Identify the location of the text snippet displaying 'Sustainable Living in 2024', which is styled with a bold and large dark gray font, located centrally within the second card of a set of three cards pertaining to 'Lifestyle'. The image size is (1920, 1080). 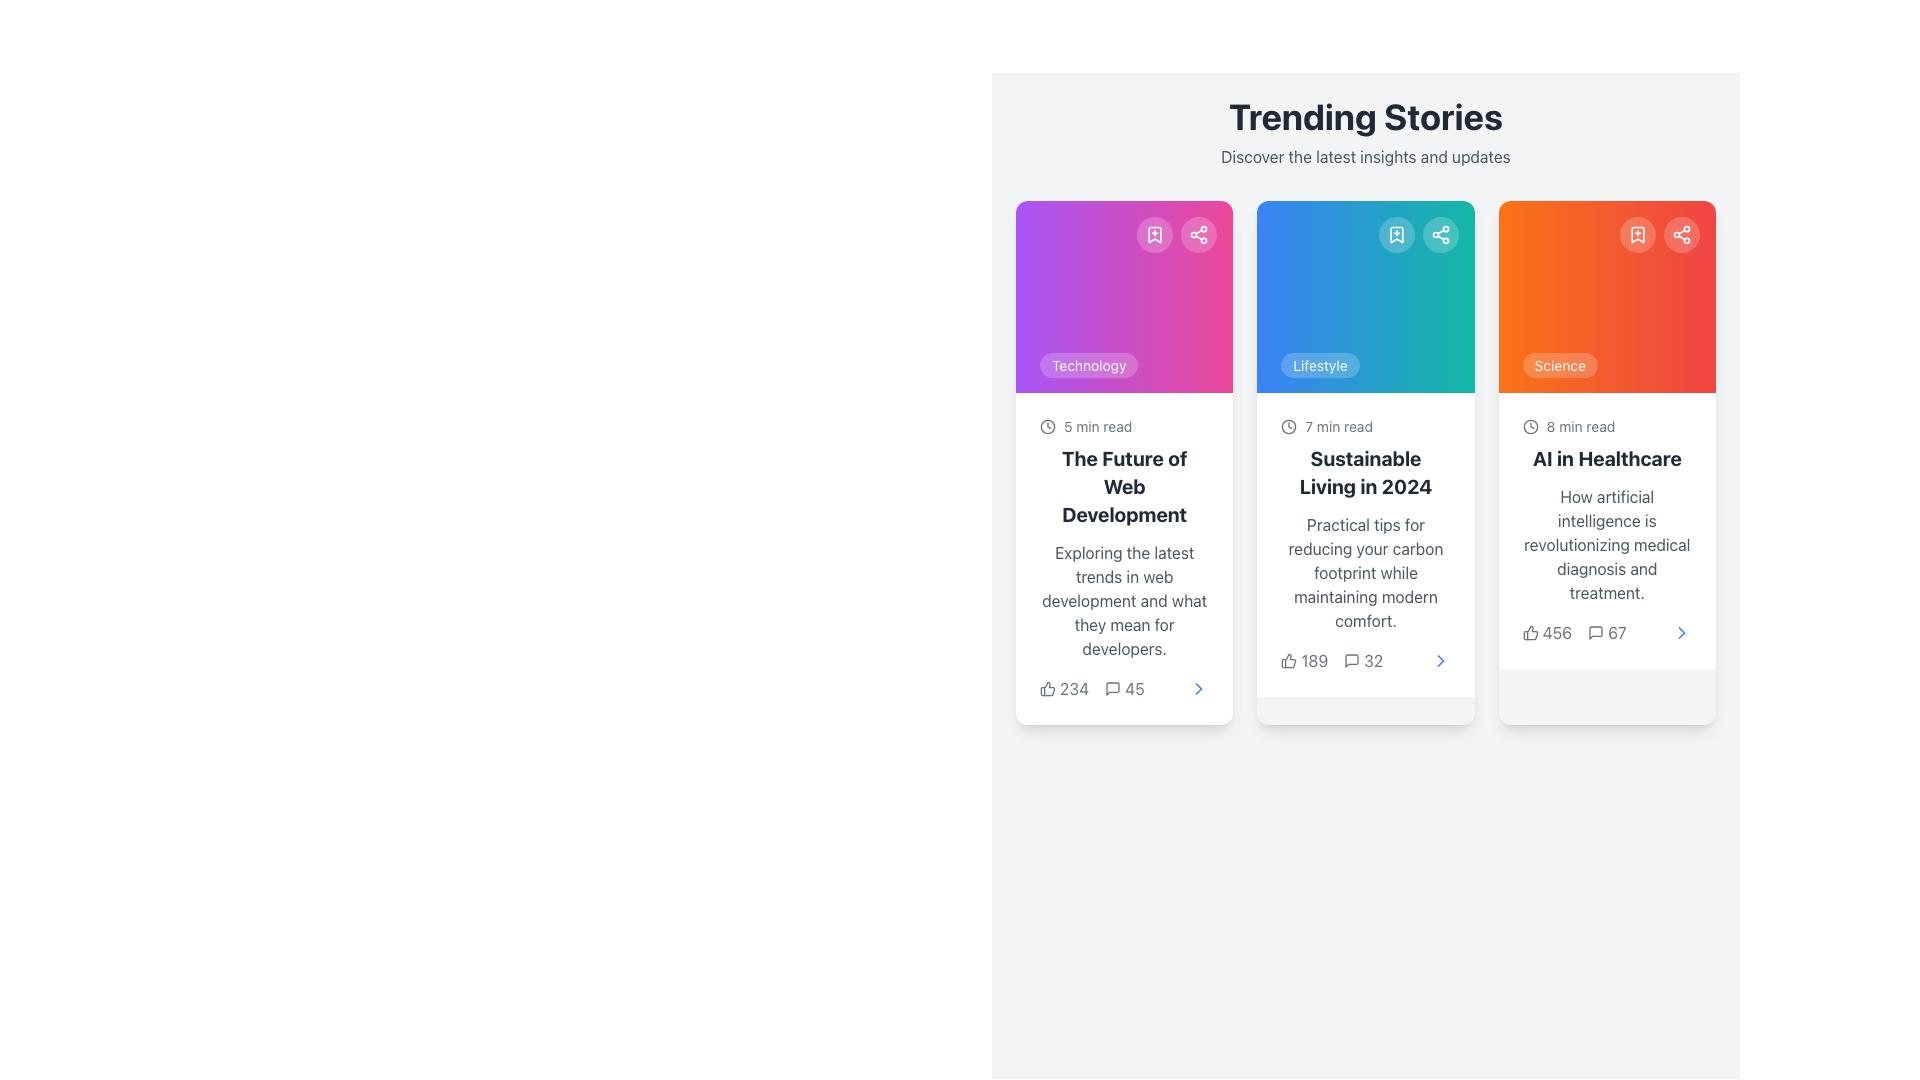
(1365, 473).